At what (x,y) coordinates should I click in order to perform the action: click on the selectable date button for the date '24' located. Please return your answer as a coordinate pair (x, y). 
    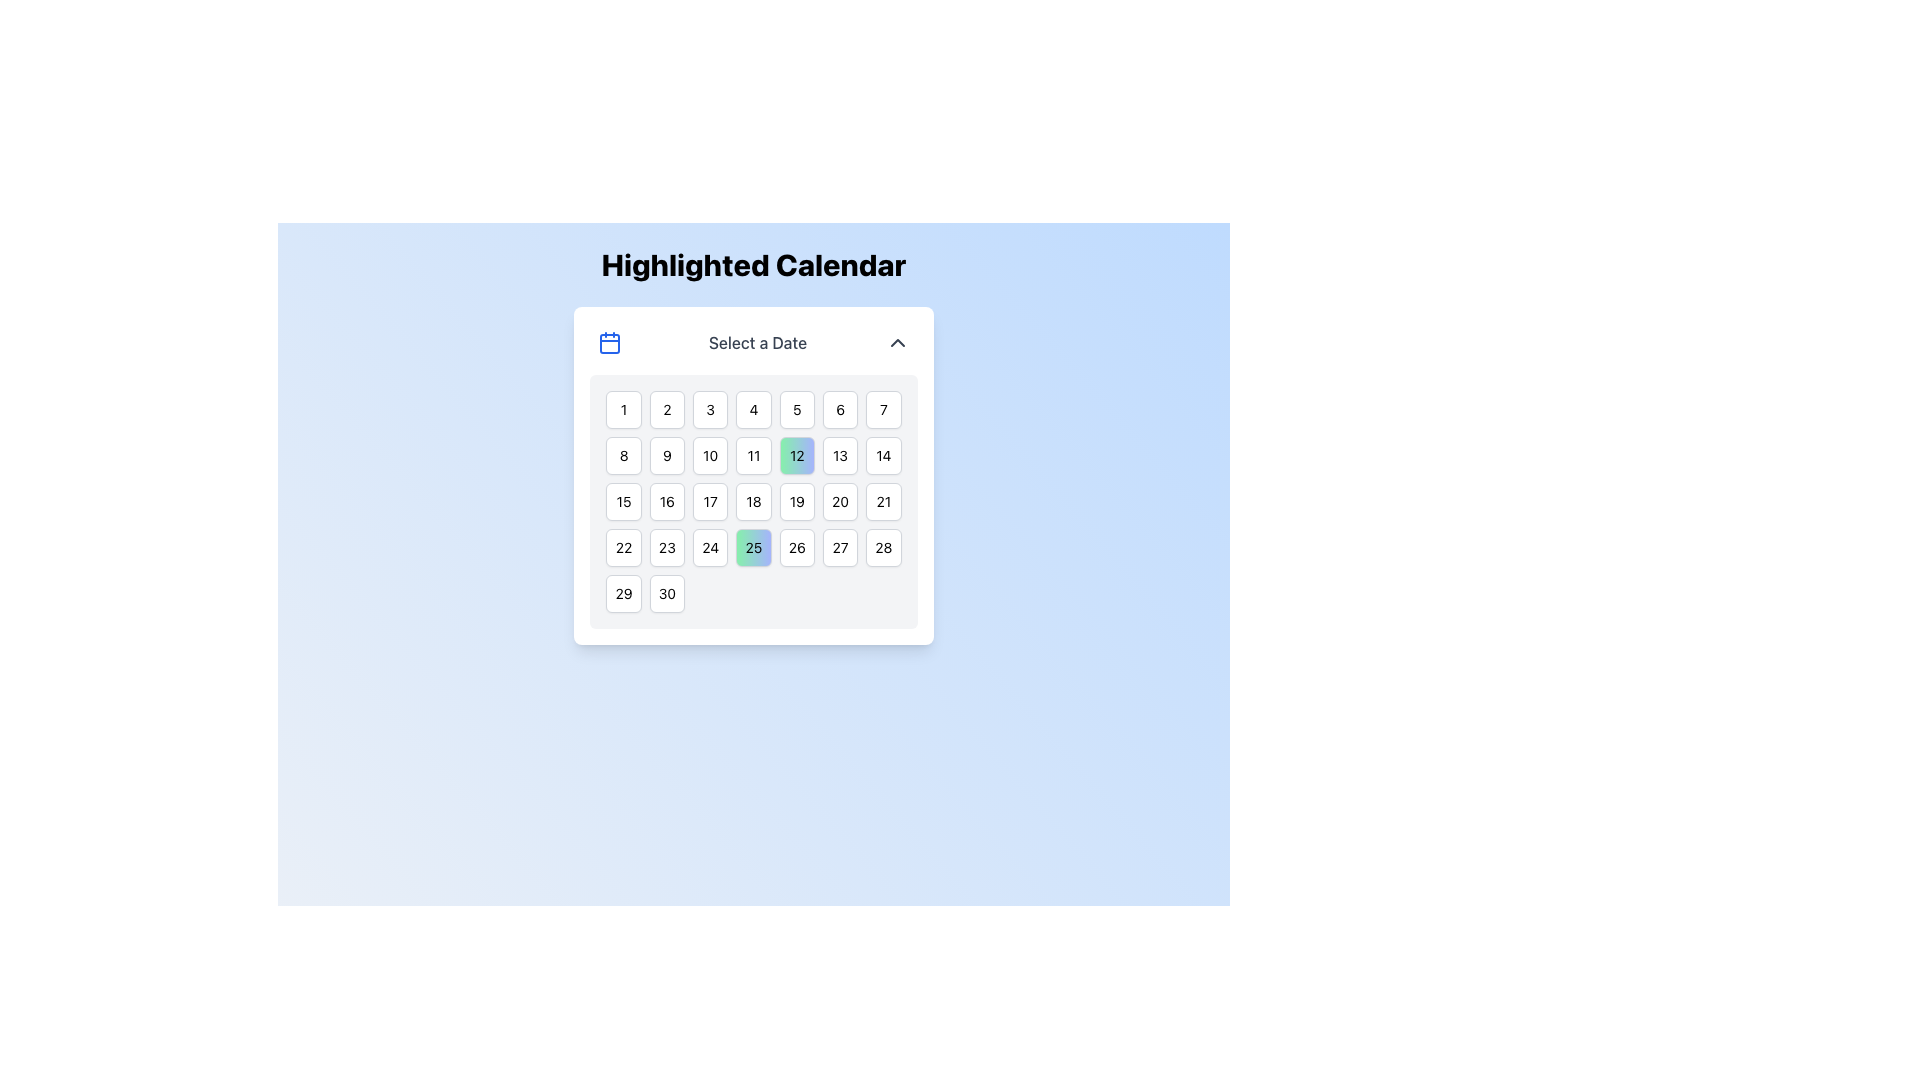
    Looking at the image, I should click on (710, 547).